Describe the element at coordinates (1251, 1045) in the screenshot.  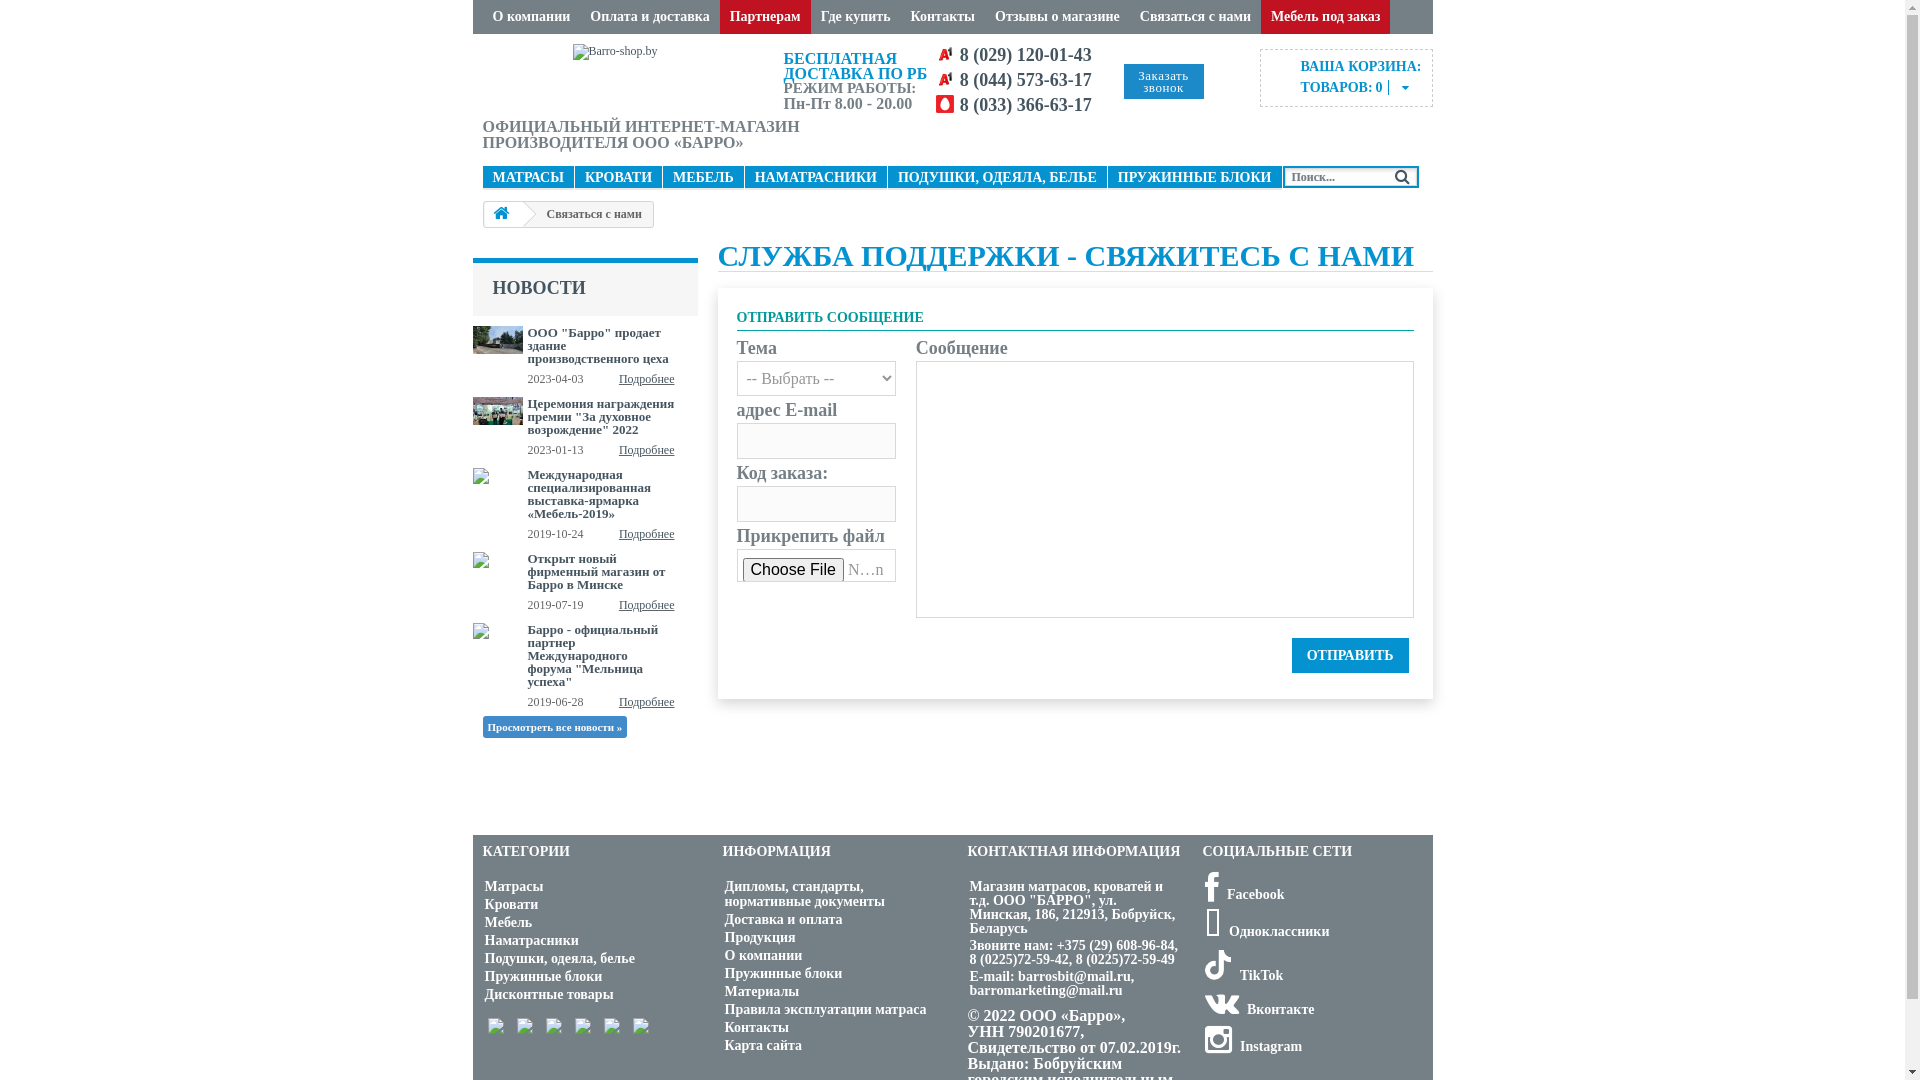
I see `'Instagram'` at that location.